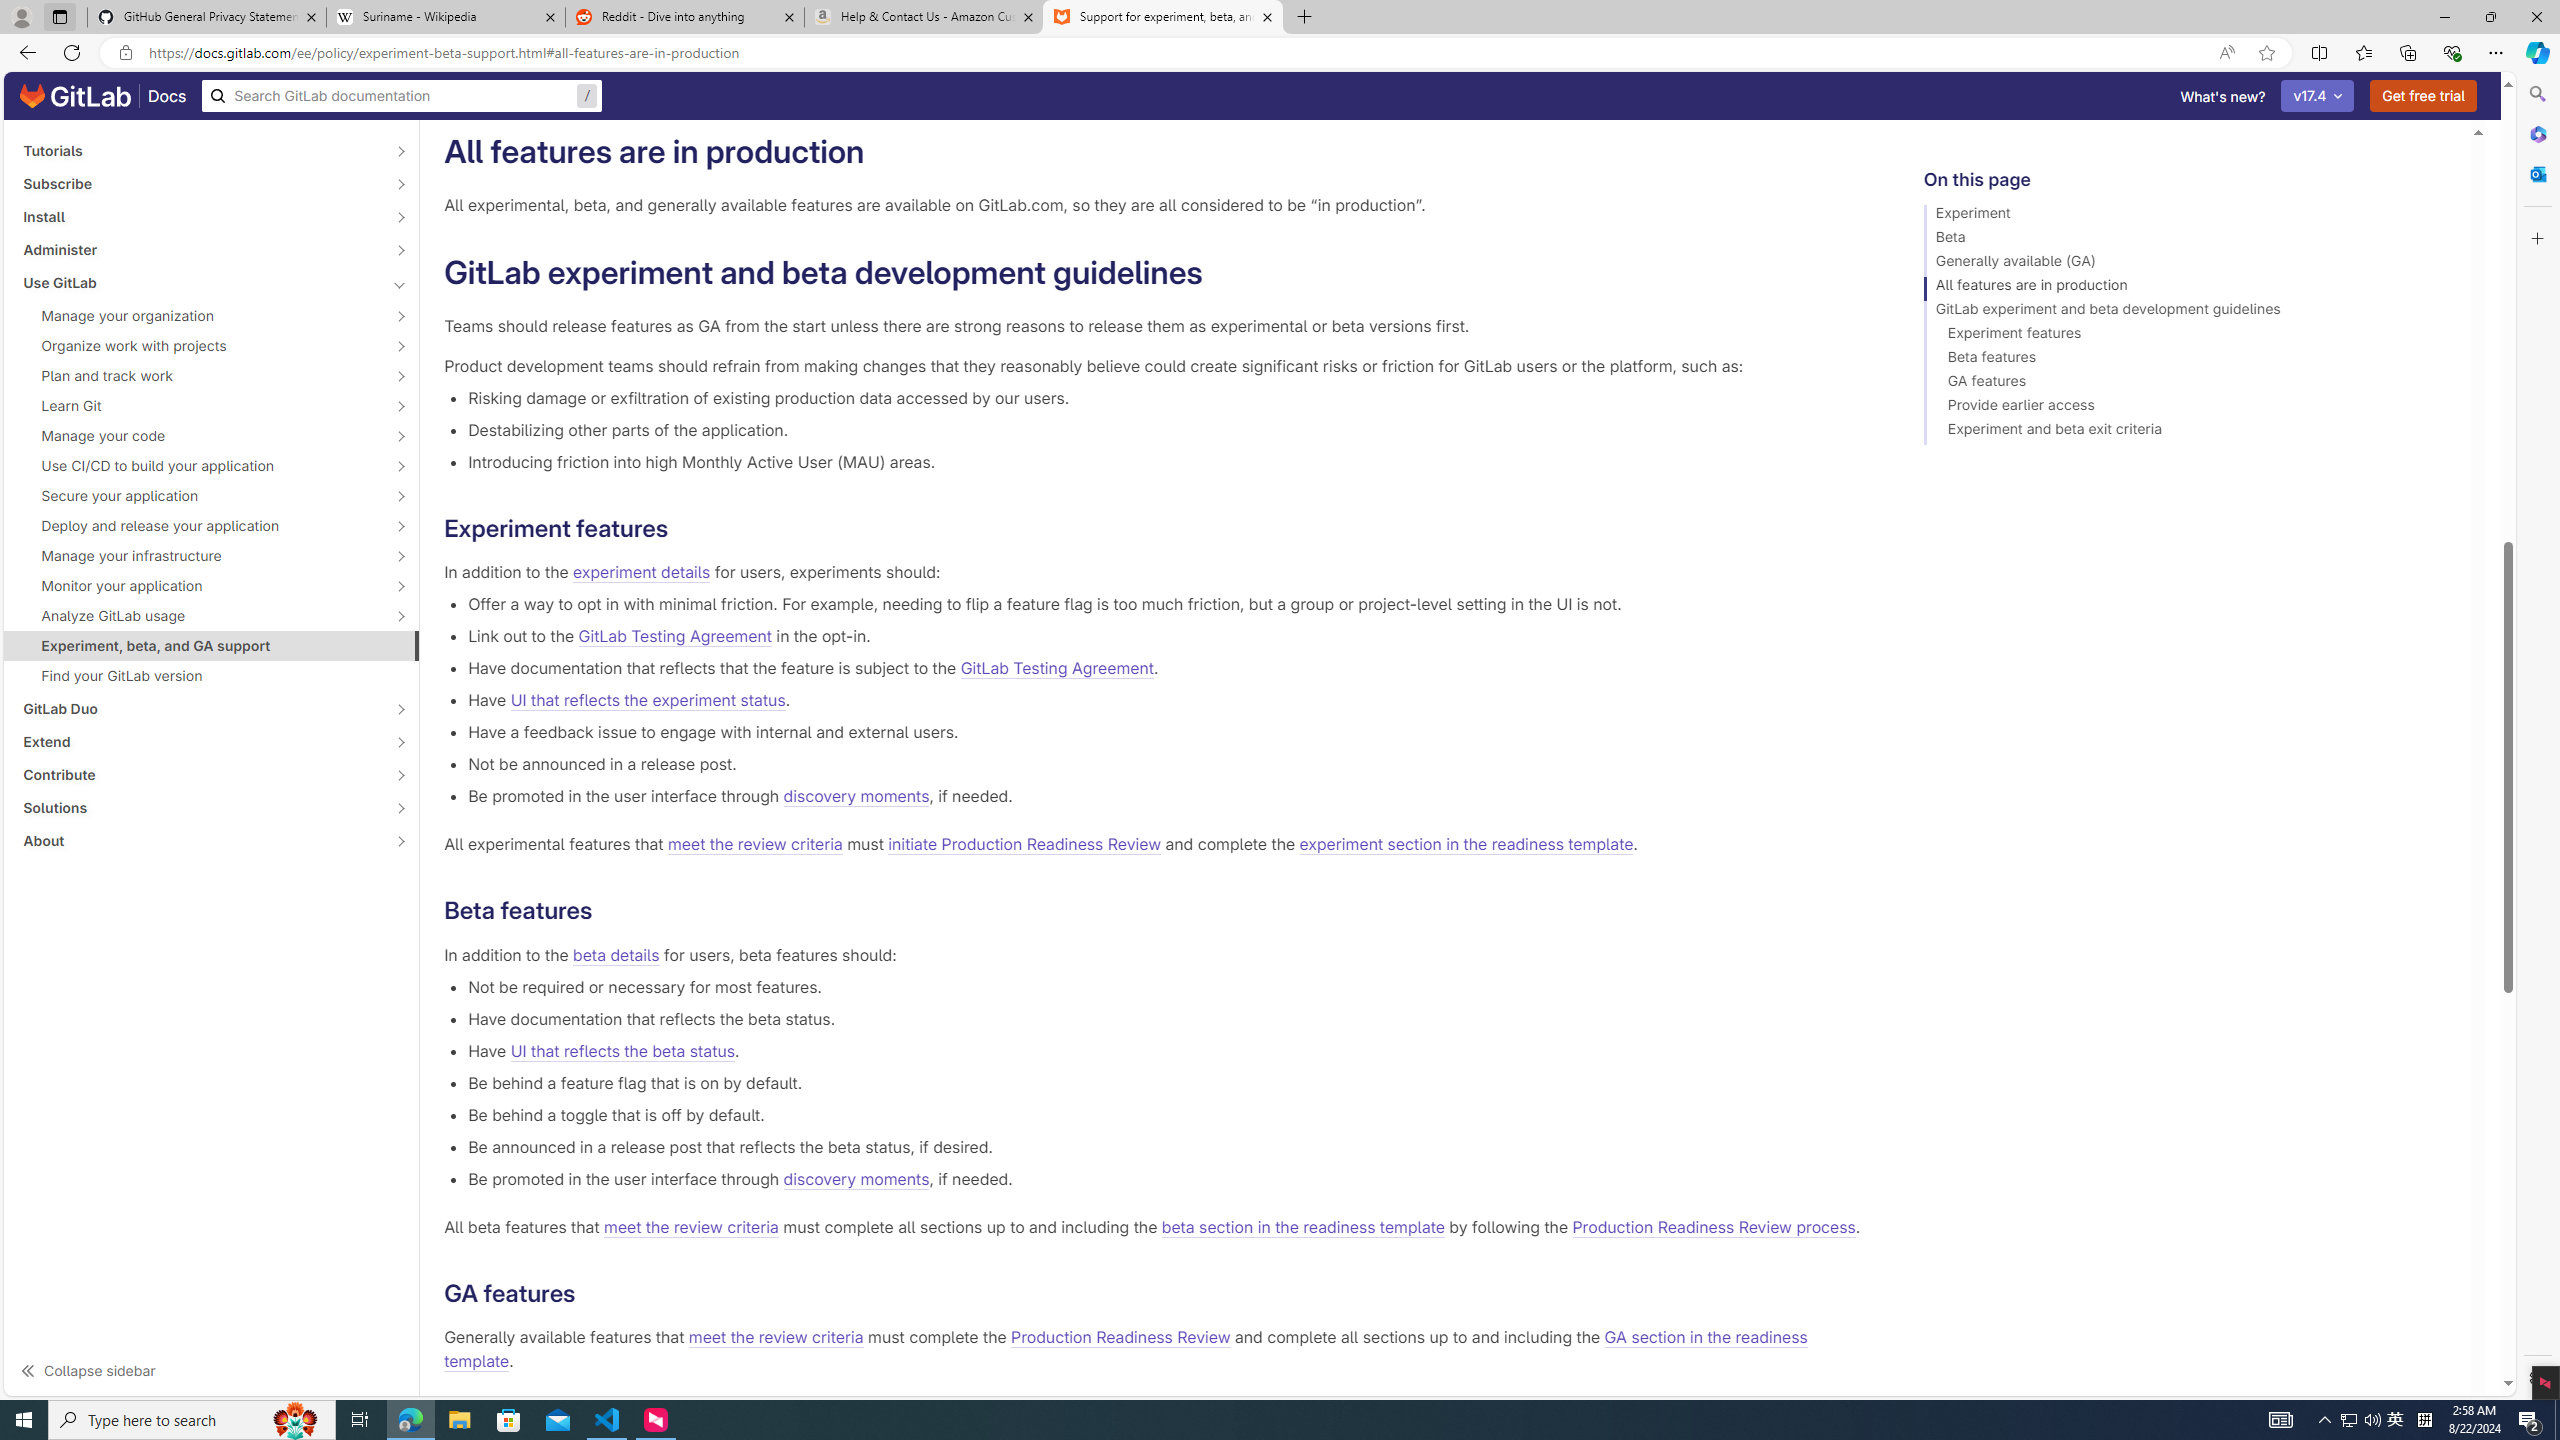  What do you see at coordinates (2188, 264) in the screenshot?
I see `'Generally available (GA)'` at bounding box center [2188, 264].